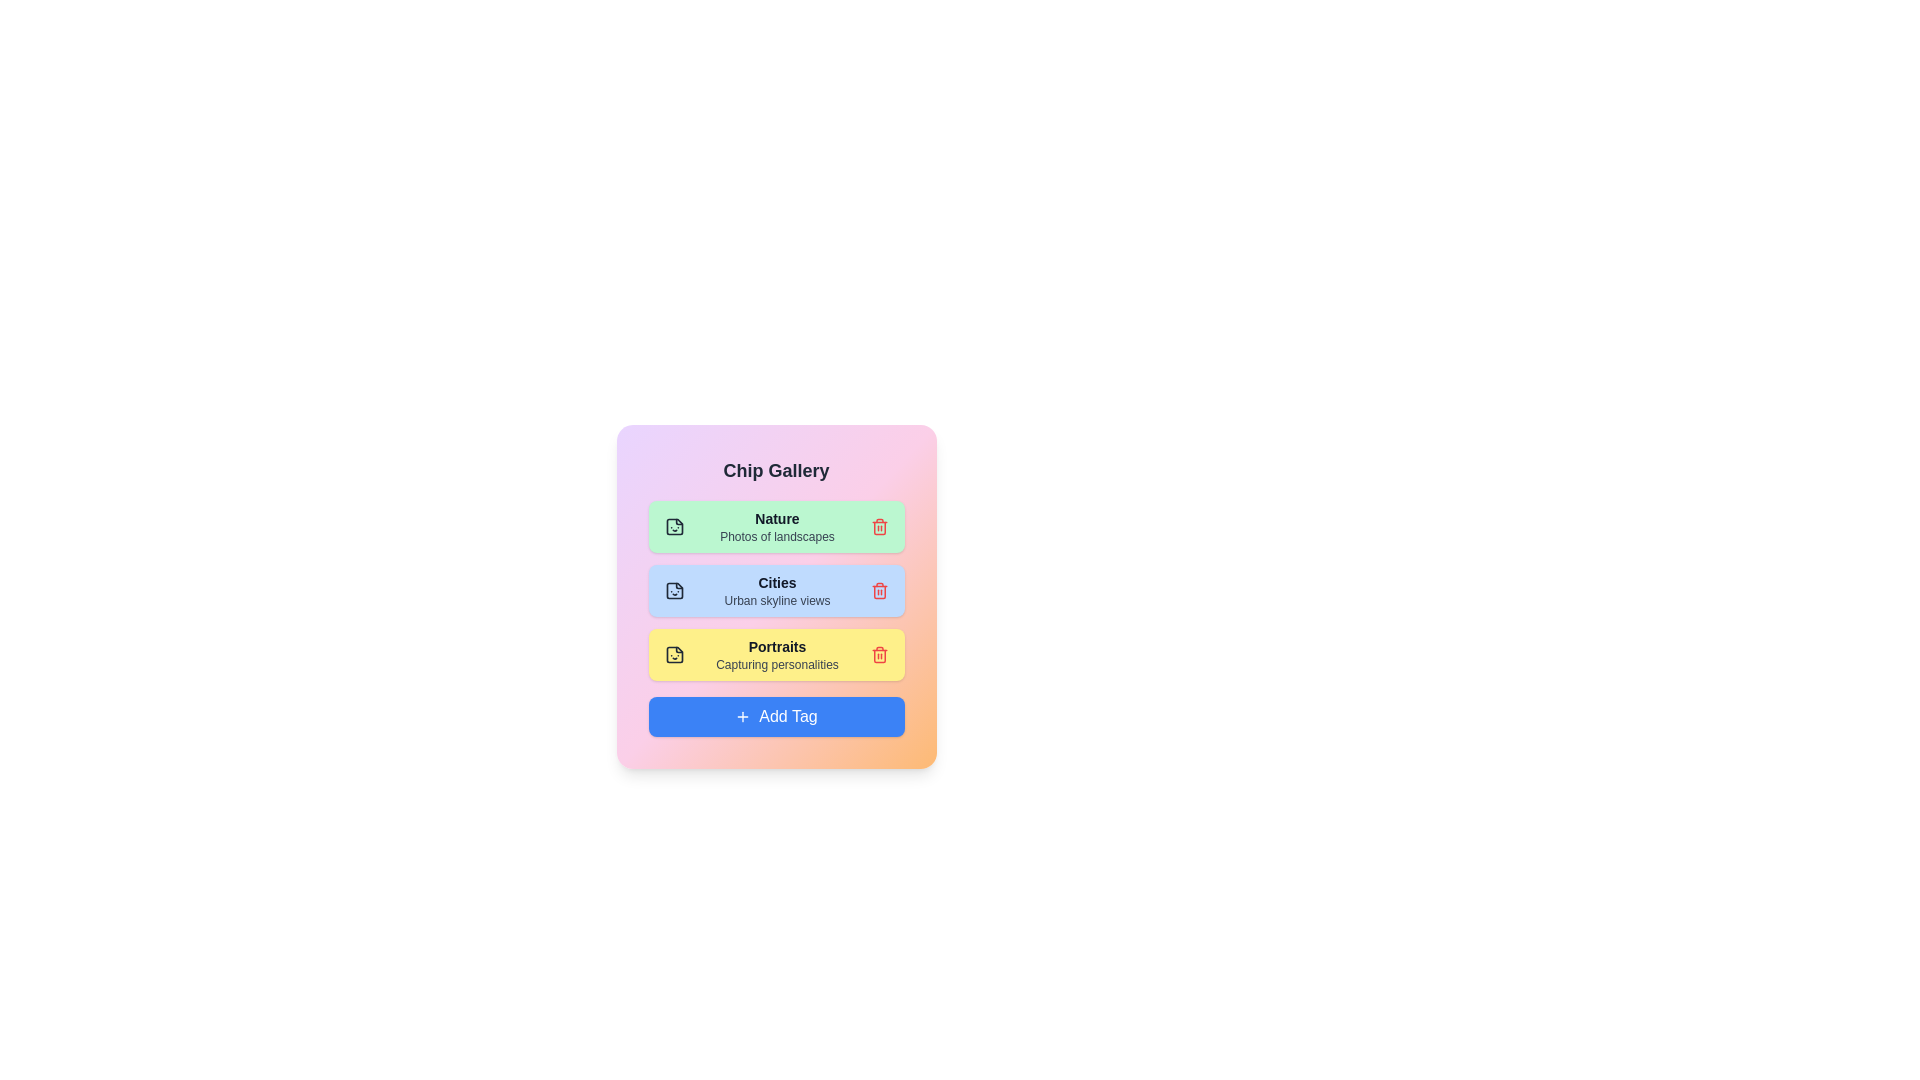  Describe the element at coordinates (775, 716) in the screenshot. I see `the 'Add Tag' button to add a new tag` at that location.